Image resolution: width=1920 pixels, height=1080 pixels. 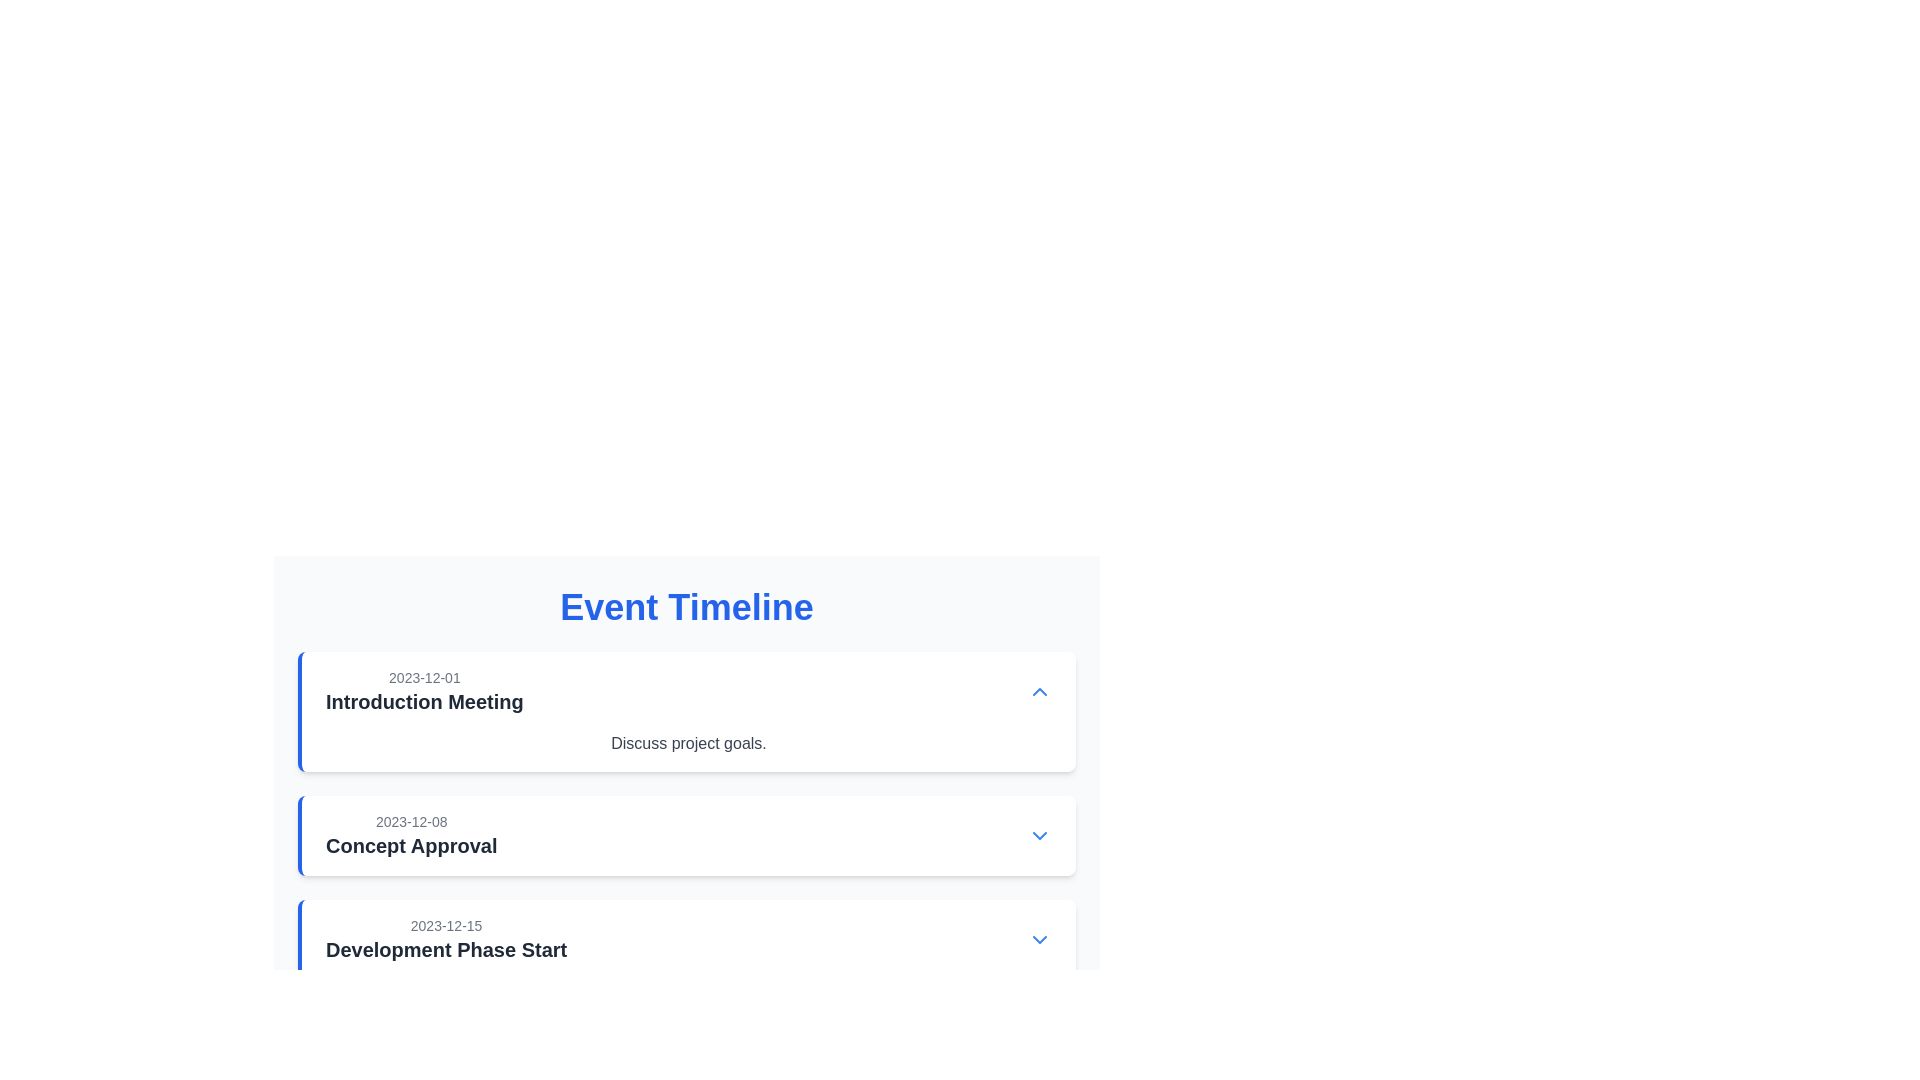 I want to click on the header text element that serves as a descriptive heading for the events section, located at the top of the timeline interface, so click(x=686, y=607).